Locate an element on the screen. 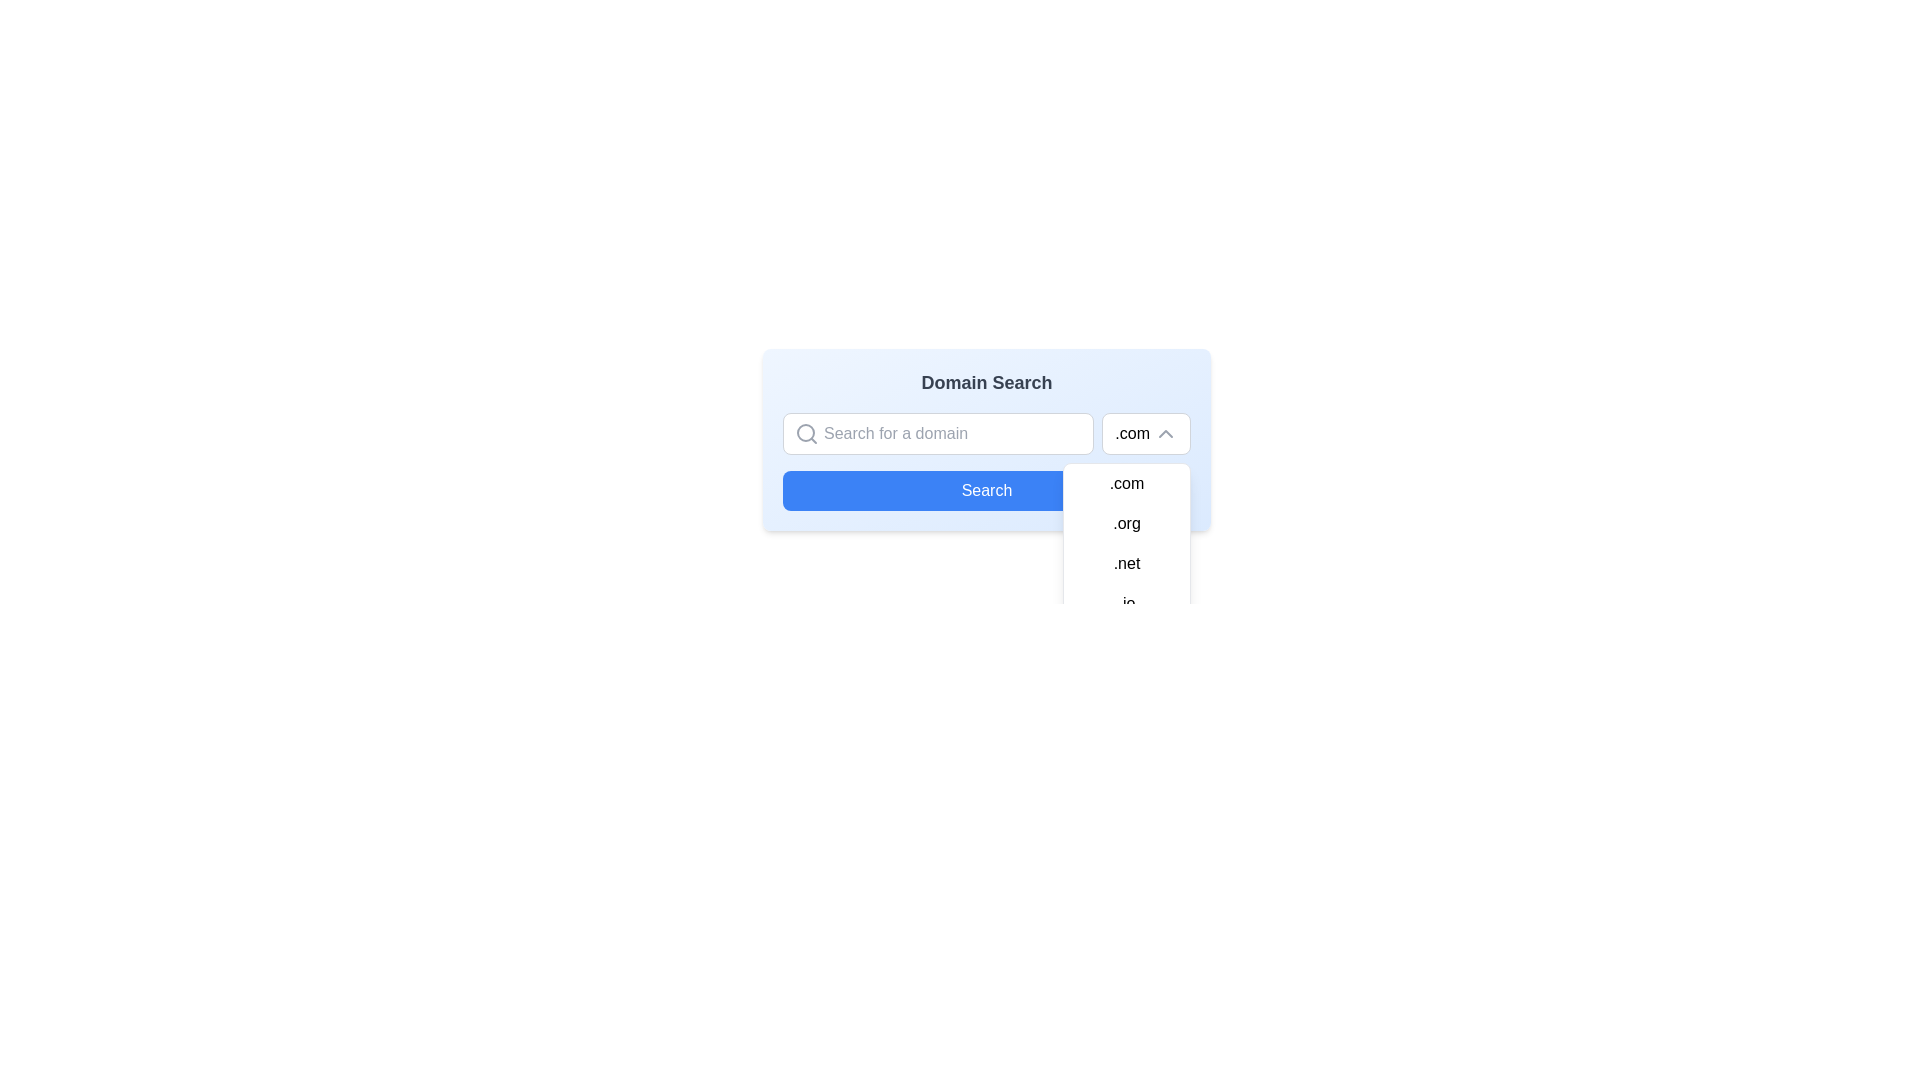 This screenshot has width=1920, height=1080. the last option in the dropdown menu that displays the text '.io' is located at coordinates (1127, 603).